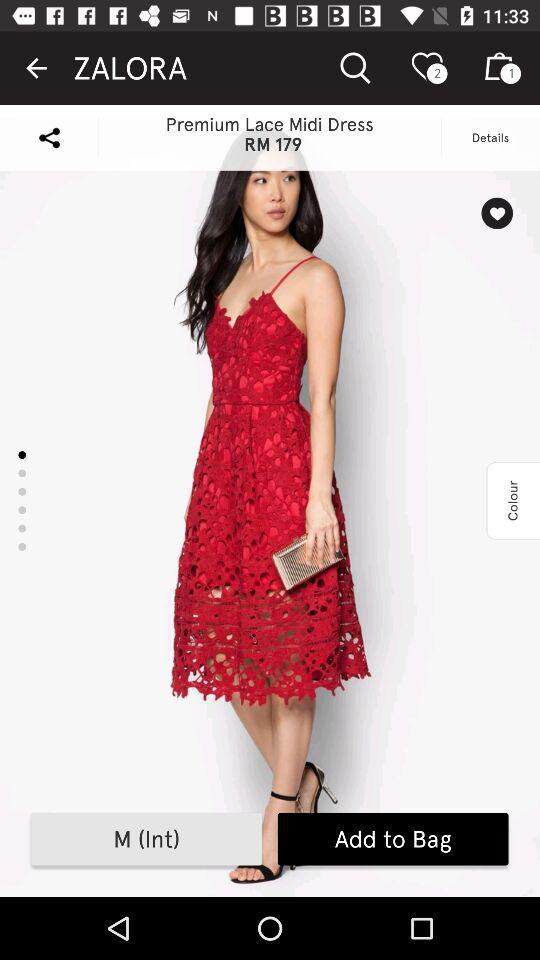 This screenshot has width=540, height=960. Describe the element at coordinates (393, 839) in the screenshot. I see `the icon to the right of the m (int)` at that location.